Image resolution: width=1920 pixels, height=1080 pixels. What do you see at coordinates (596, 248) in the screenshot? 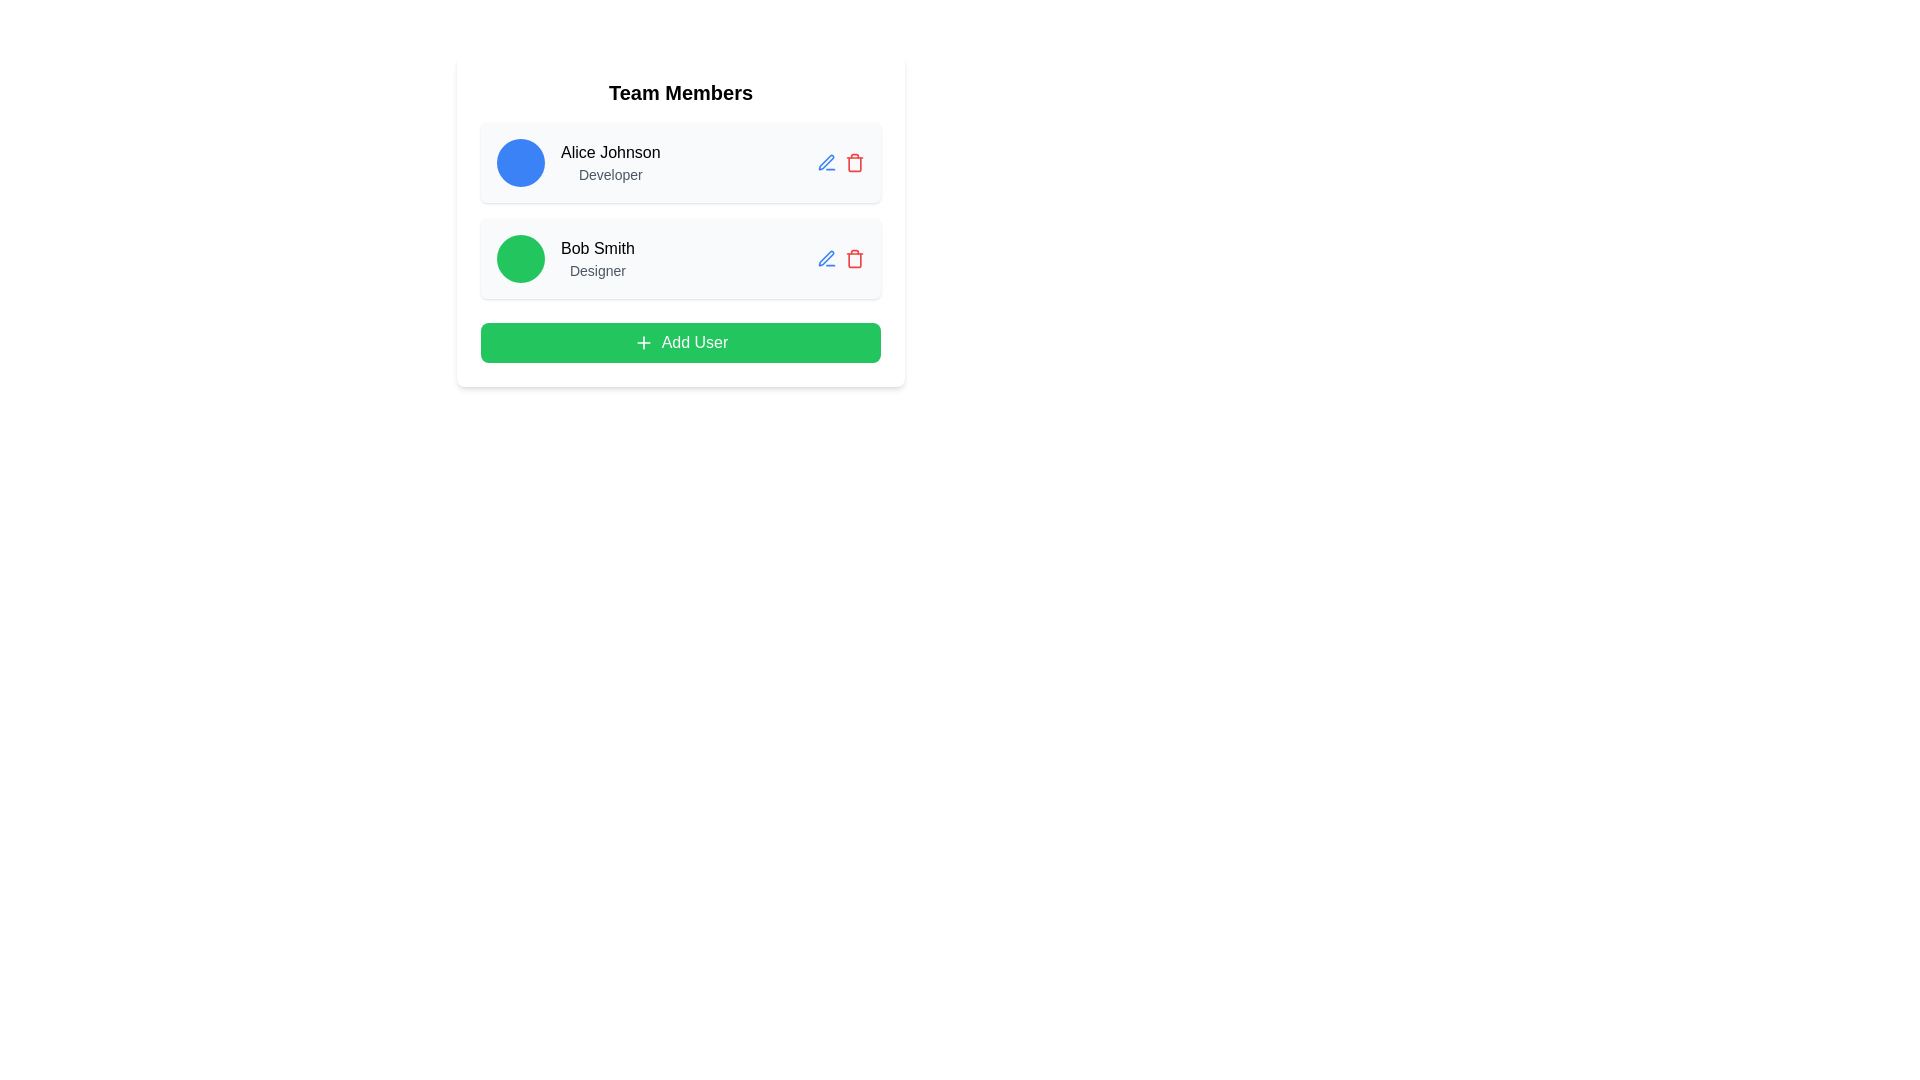
I see `the static text label displaying 'Bob Smith' in the second team member card within the 'Team Members' section, which is positioned above the text 'Designer' and to the right of the green circular avatar` at bounding box center [596, 248].